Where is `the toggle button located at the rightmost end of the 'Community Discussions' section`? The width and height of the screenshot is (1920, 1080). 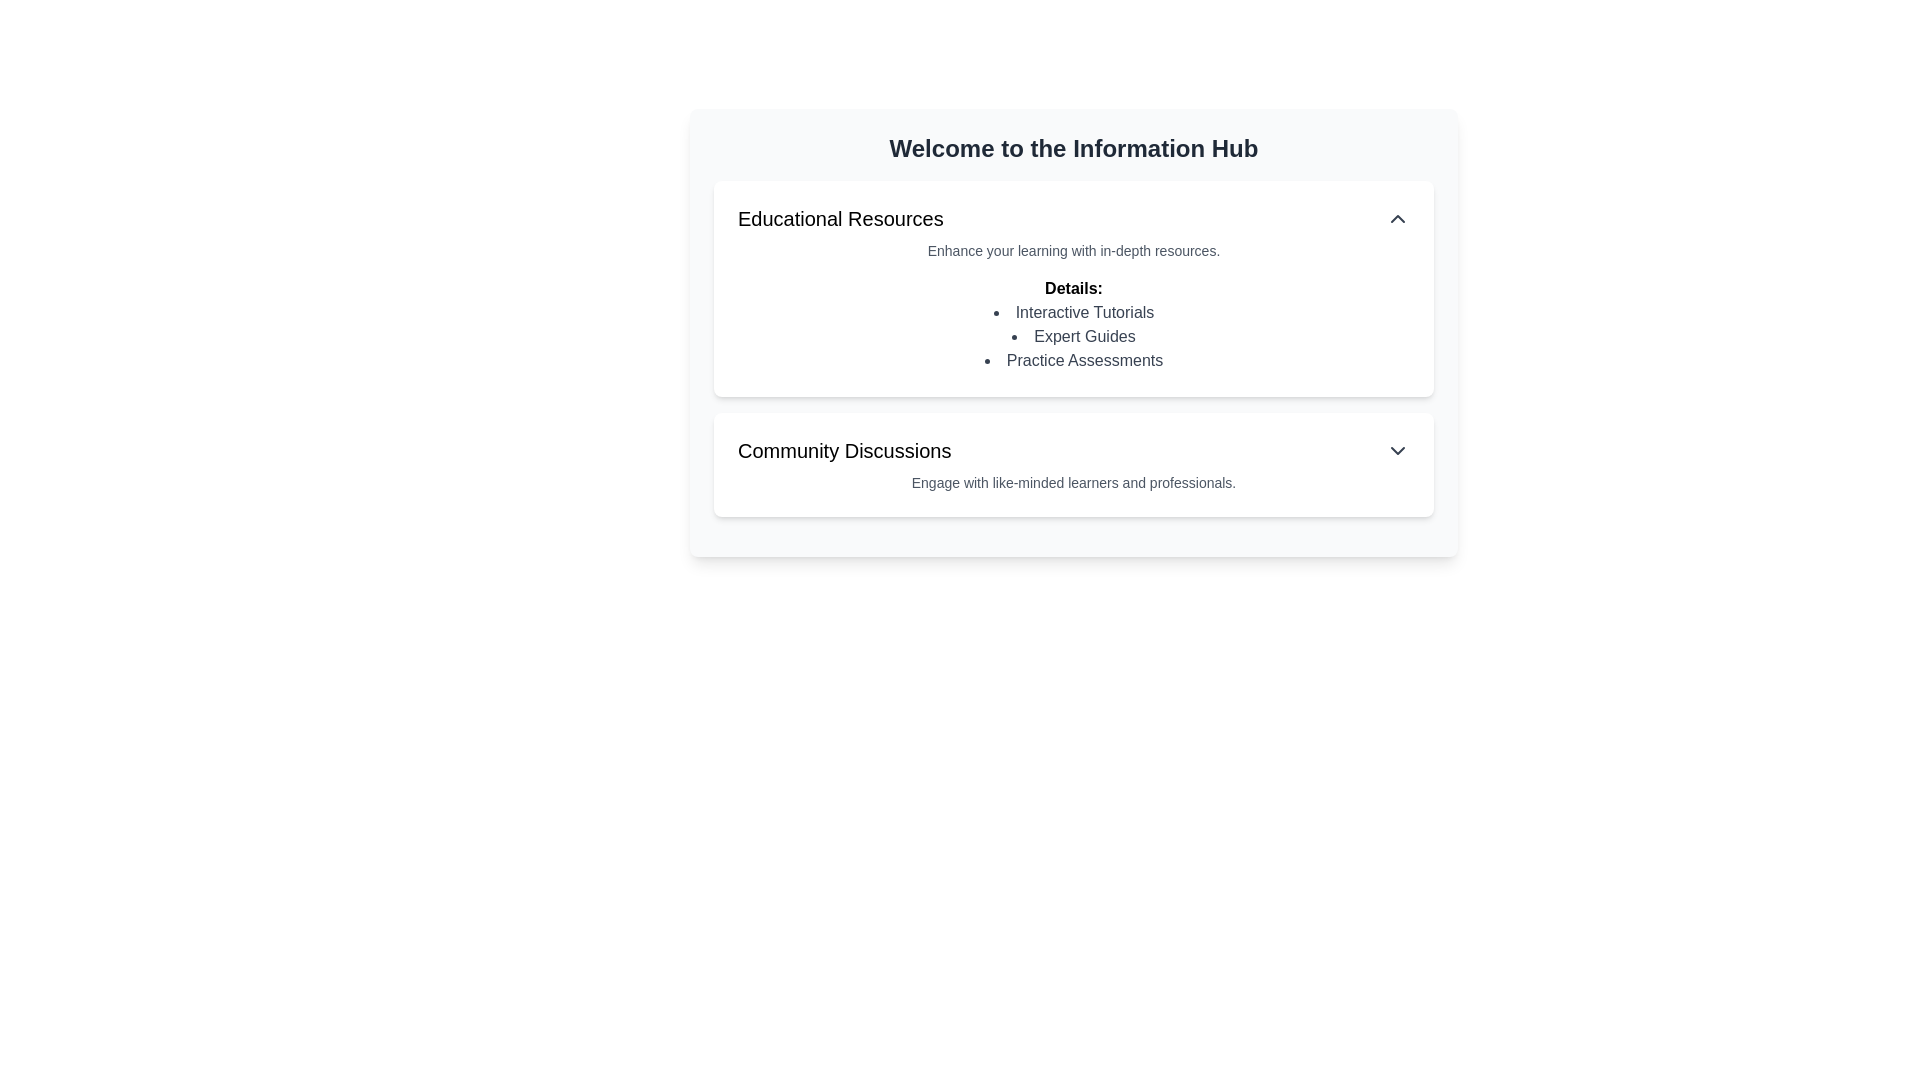 the toggle button located at the rightmost end of the 'Community Discussions' section is located at coordinates (1396, 451).